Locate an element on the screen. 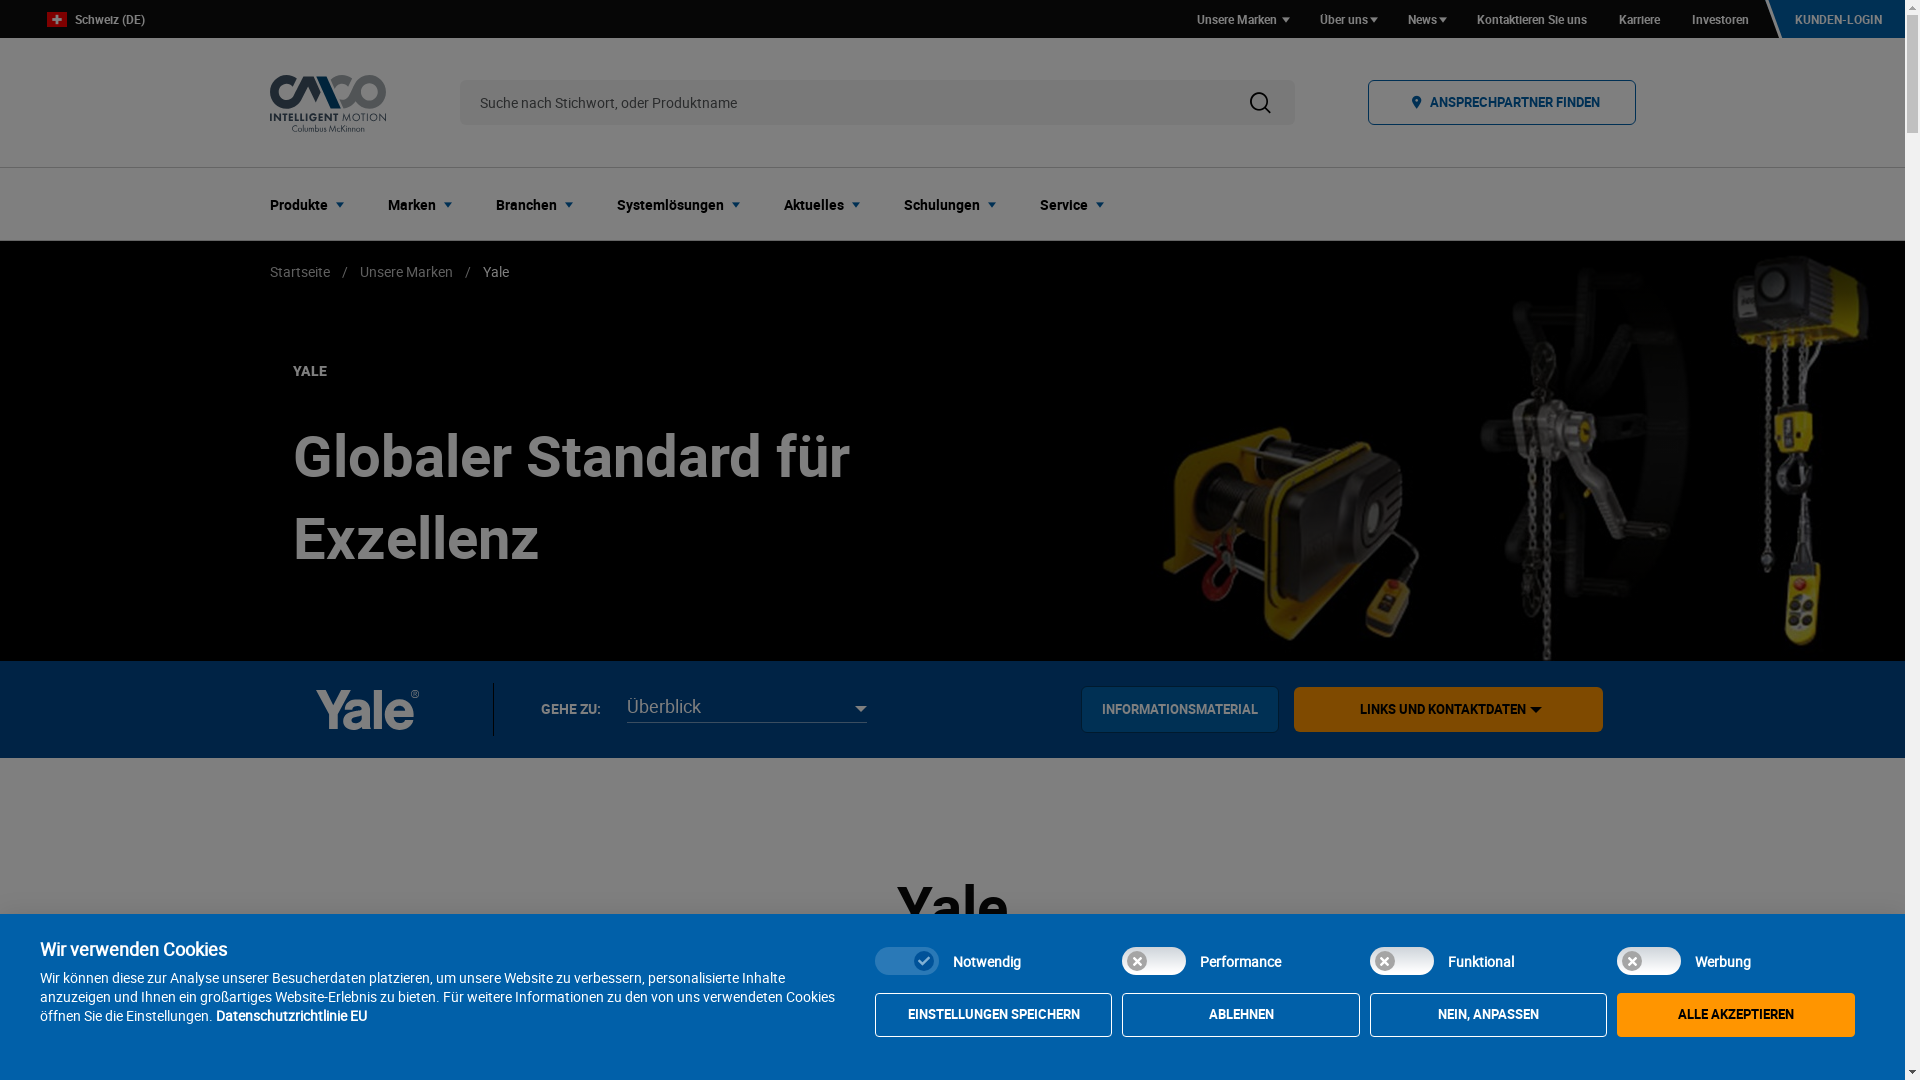 This screenshot has height=1080, width=1920. 'ANSPRECHPARTNER FINDEN' is located at coordinates (1502, 102).